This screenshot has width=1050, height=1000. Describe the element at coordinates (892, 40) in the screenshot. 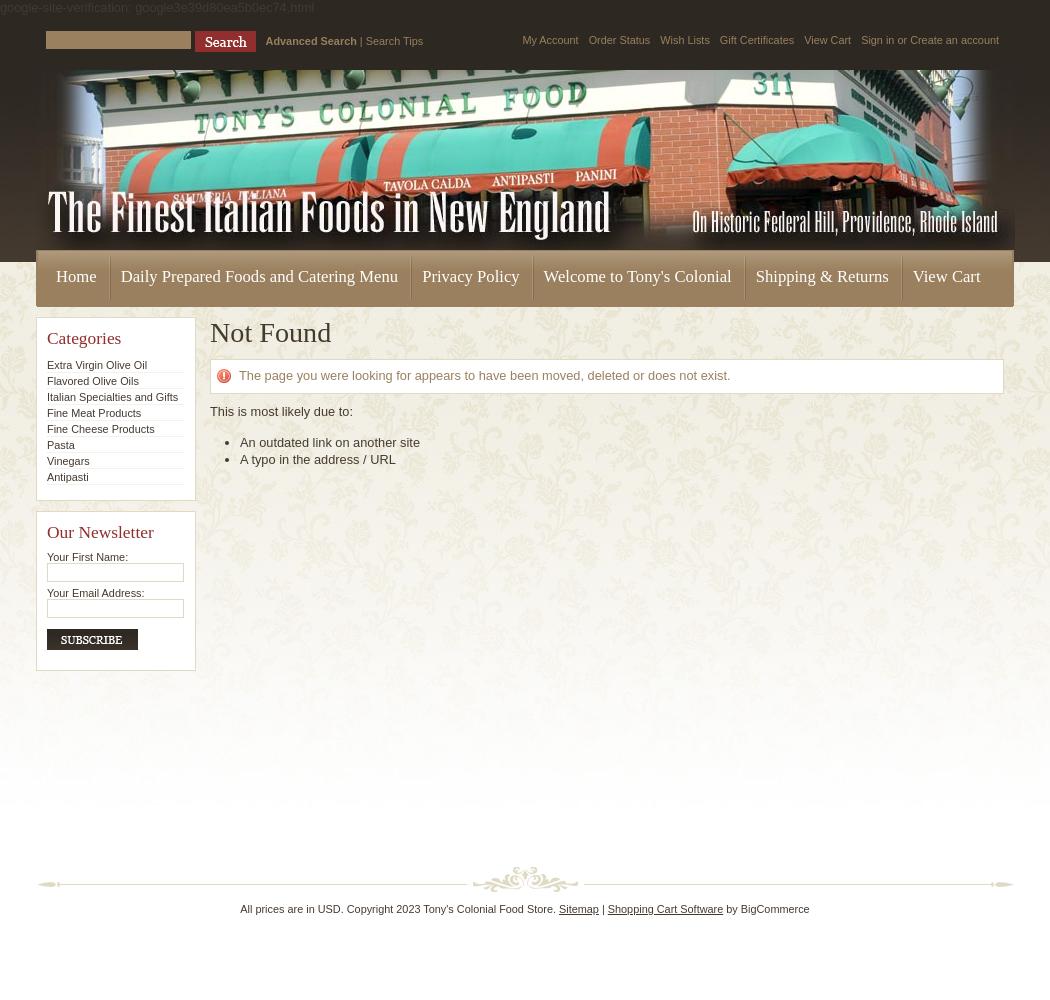

I see `'or'` at that location.